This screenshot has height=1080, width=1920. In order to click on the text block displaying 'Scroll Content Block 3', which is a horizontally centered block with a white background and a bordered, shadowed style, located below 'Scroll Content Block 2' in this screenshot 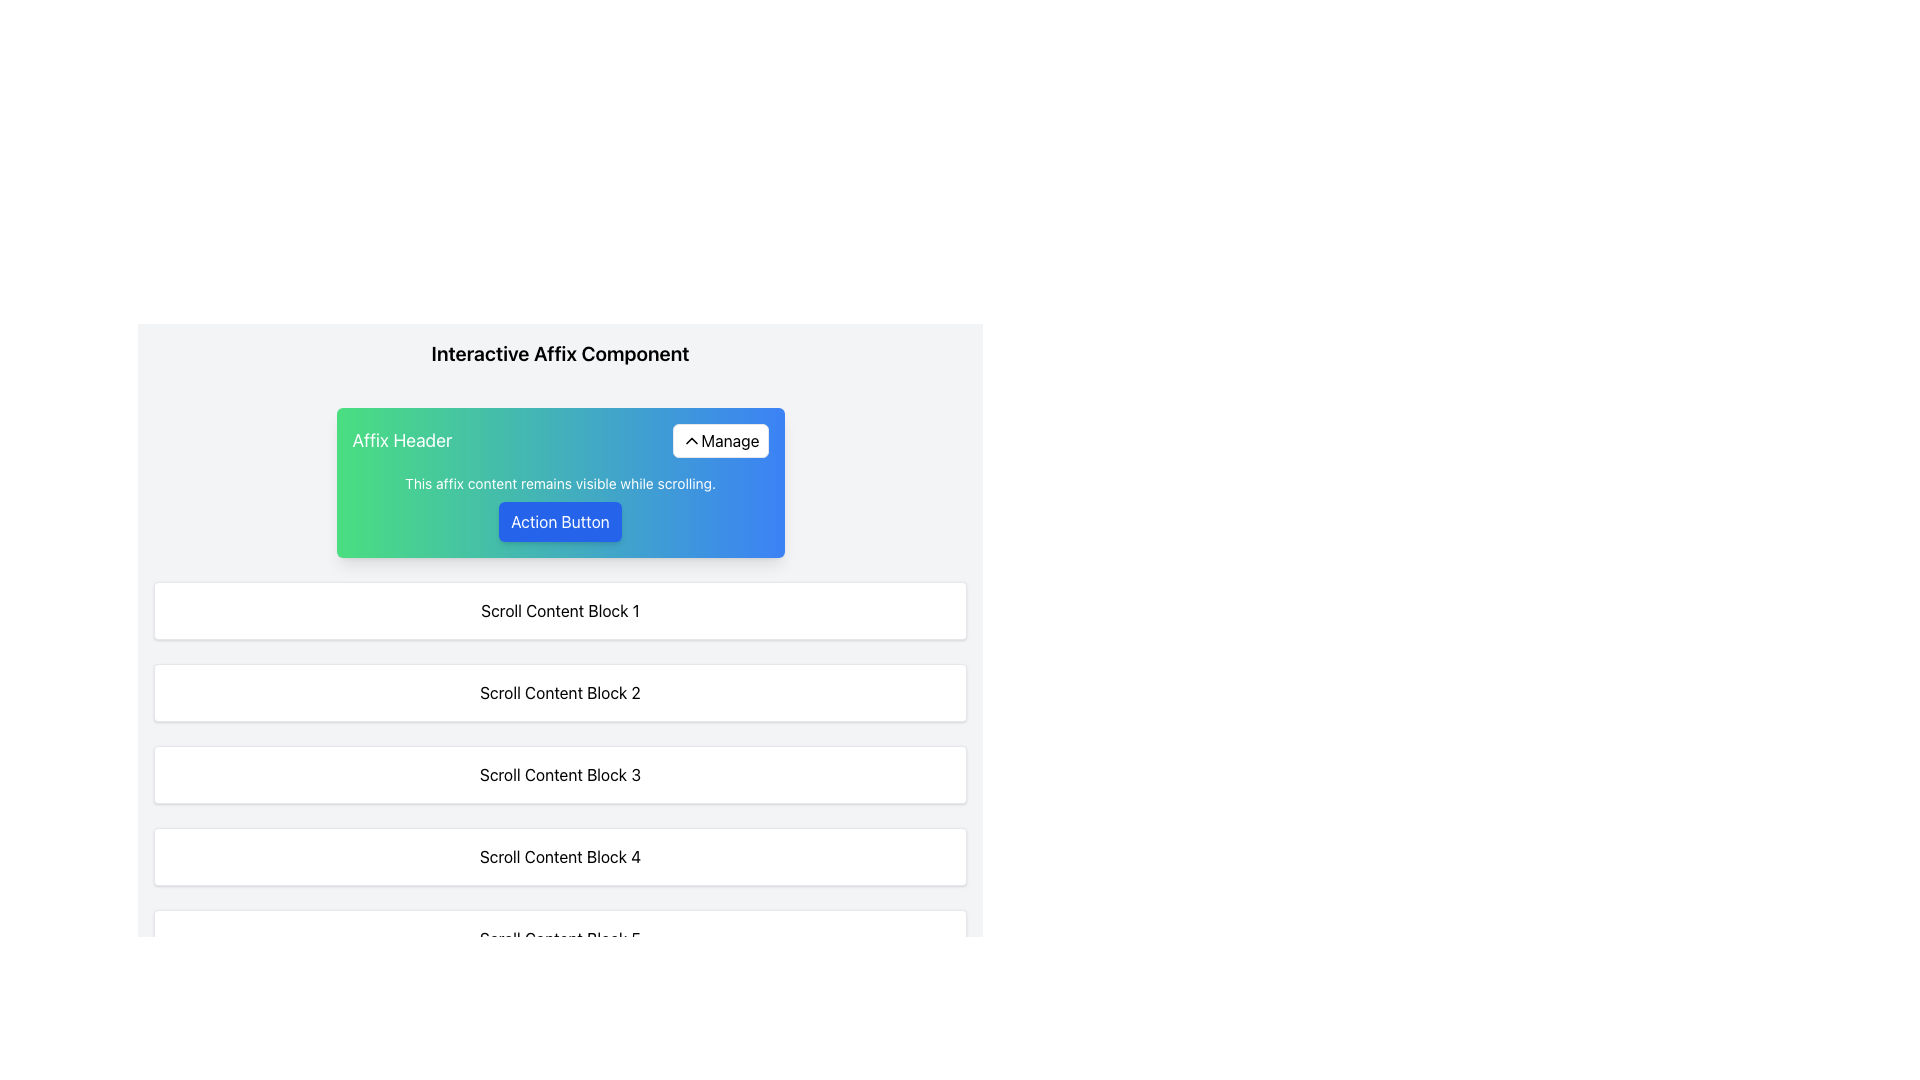, I will do `click(560, 774)`.